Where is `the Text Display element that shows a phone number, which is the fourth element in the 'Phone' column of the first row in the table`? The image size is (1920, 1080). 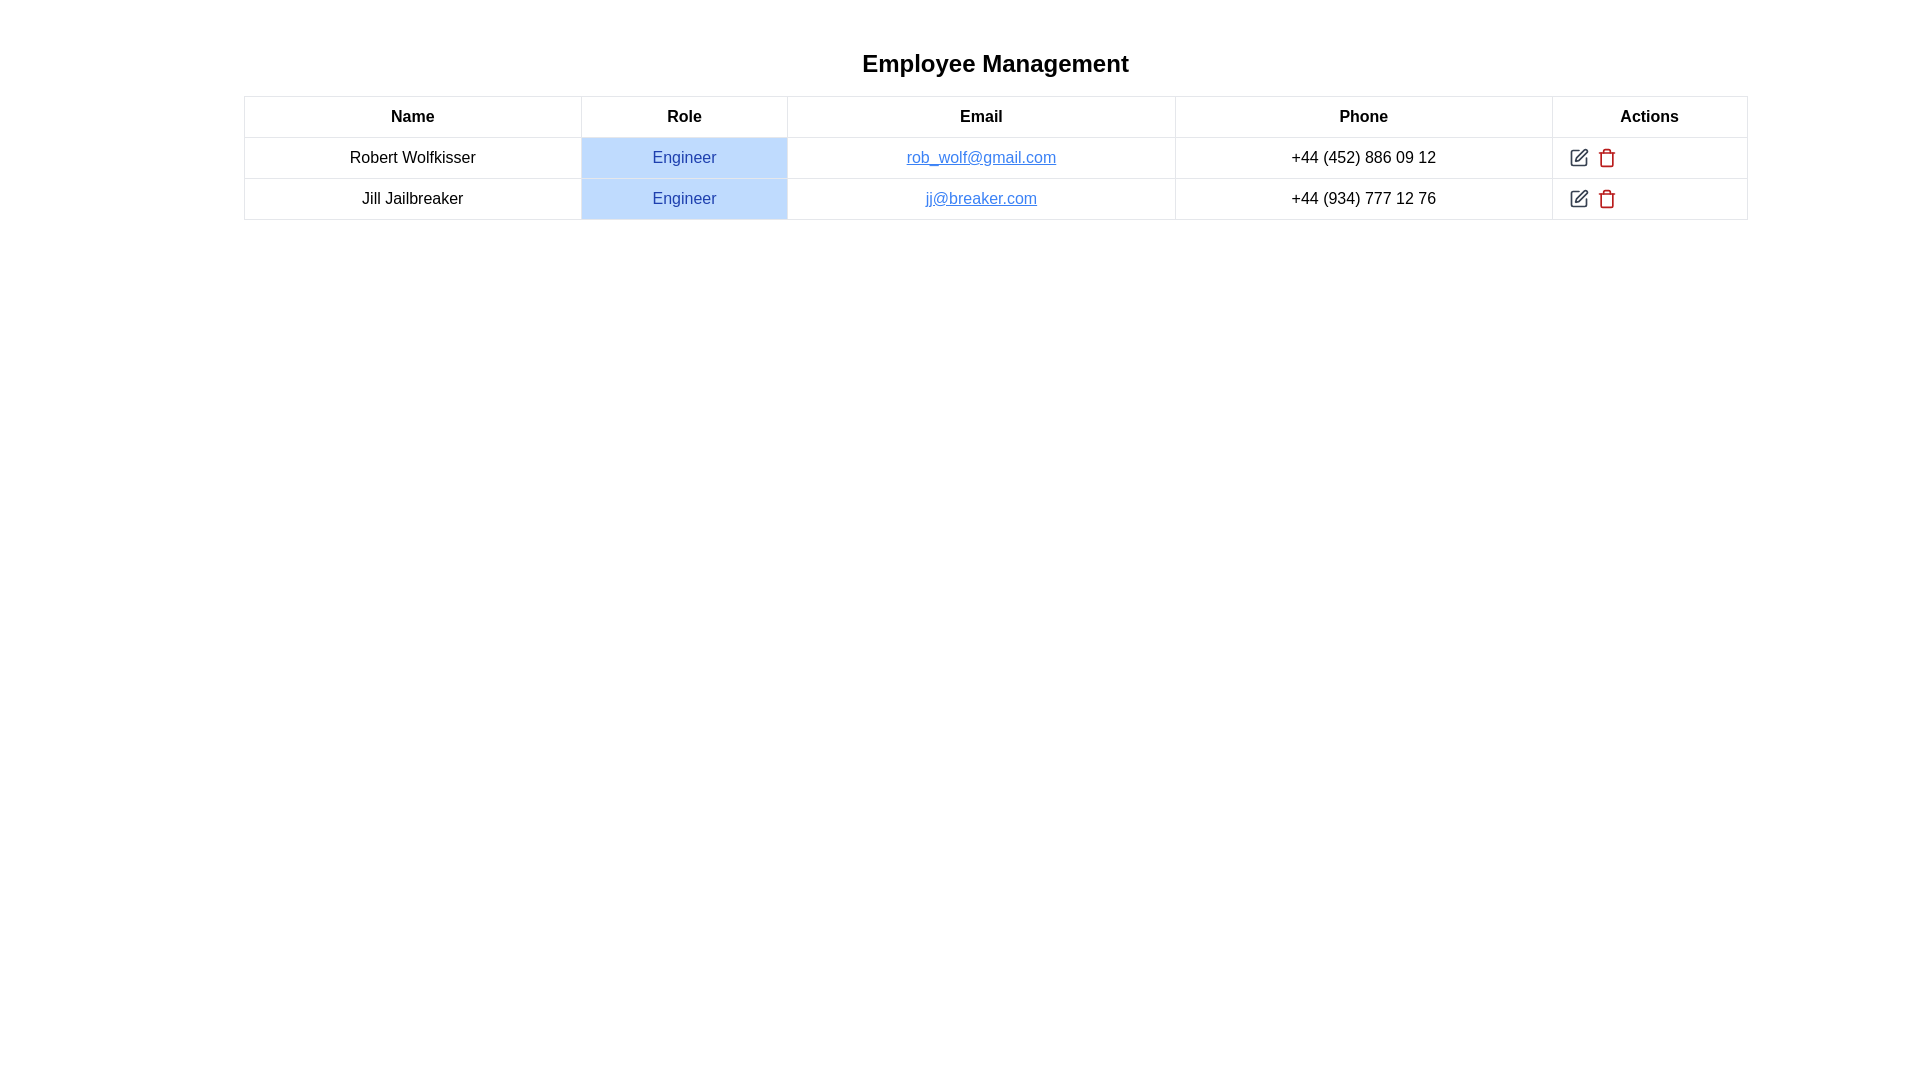 the Text Display element that shows a phone number, which is the fourth element in the 'Phone' column of the first row in the table is located at coordinates (1362, 157).